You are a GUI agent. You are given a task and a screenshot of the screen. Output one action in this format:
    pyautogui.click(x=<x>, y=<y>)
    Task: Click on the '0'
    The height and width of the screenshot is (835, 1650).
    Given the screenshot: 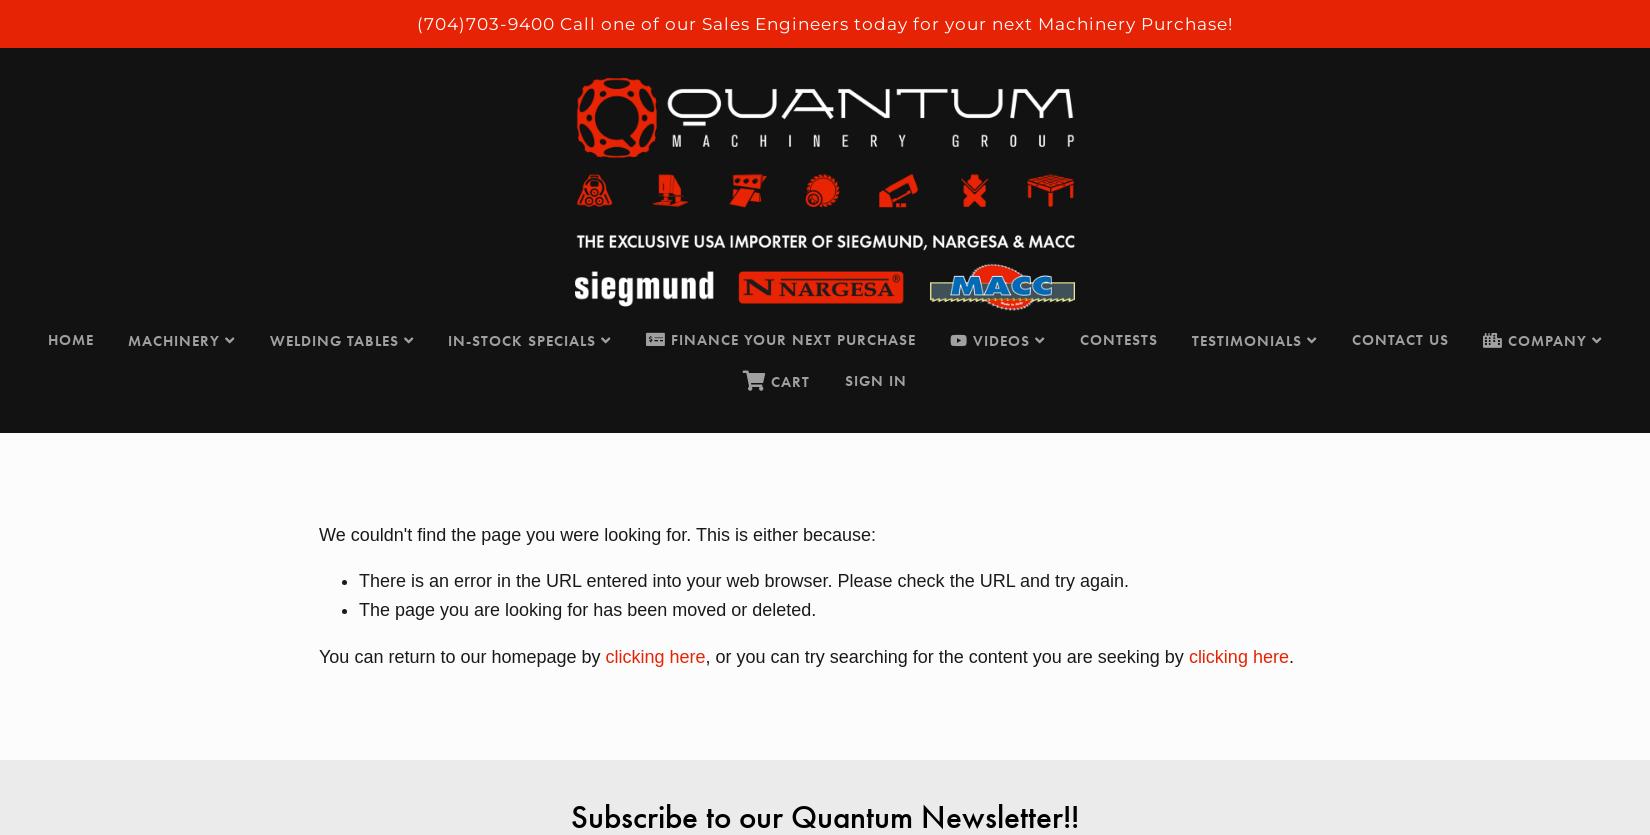 What is the action you would take?
    pyautogui.click(x=1594, y=58)
    